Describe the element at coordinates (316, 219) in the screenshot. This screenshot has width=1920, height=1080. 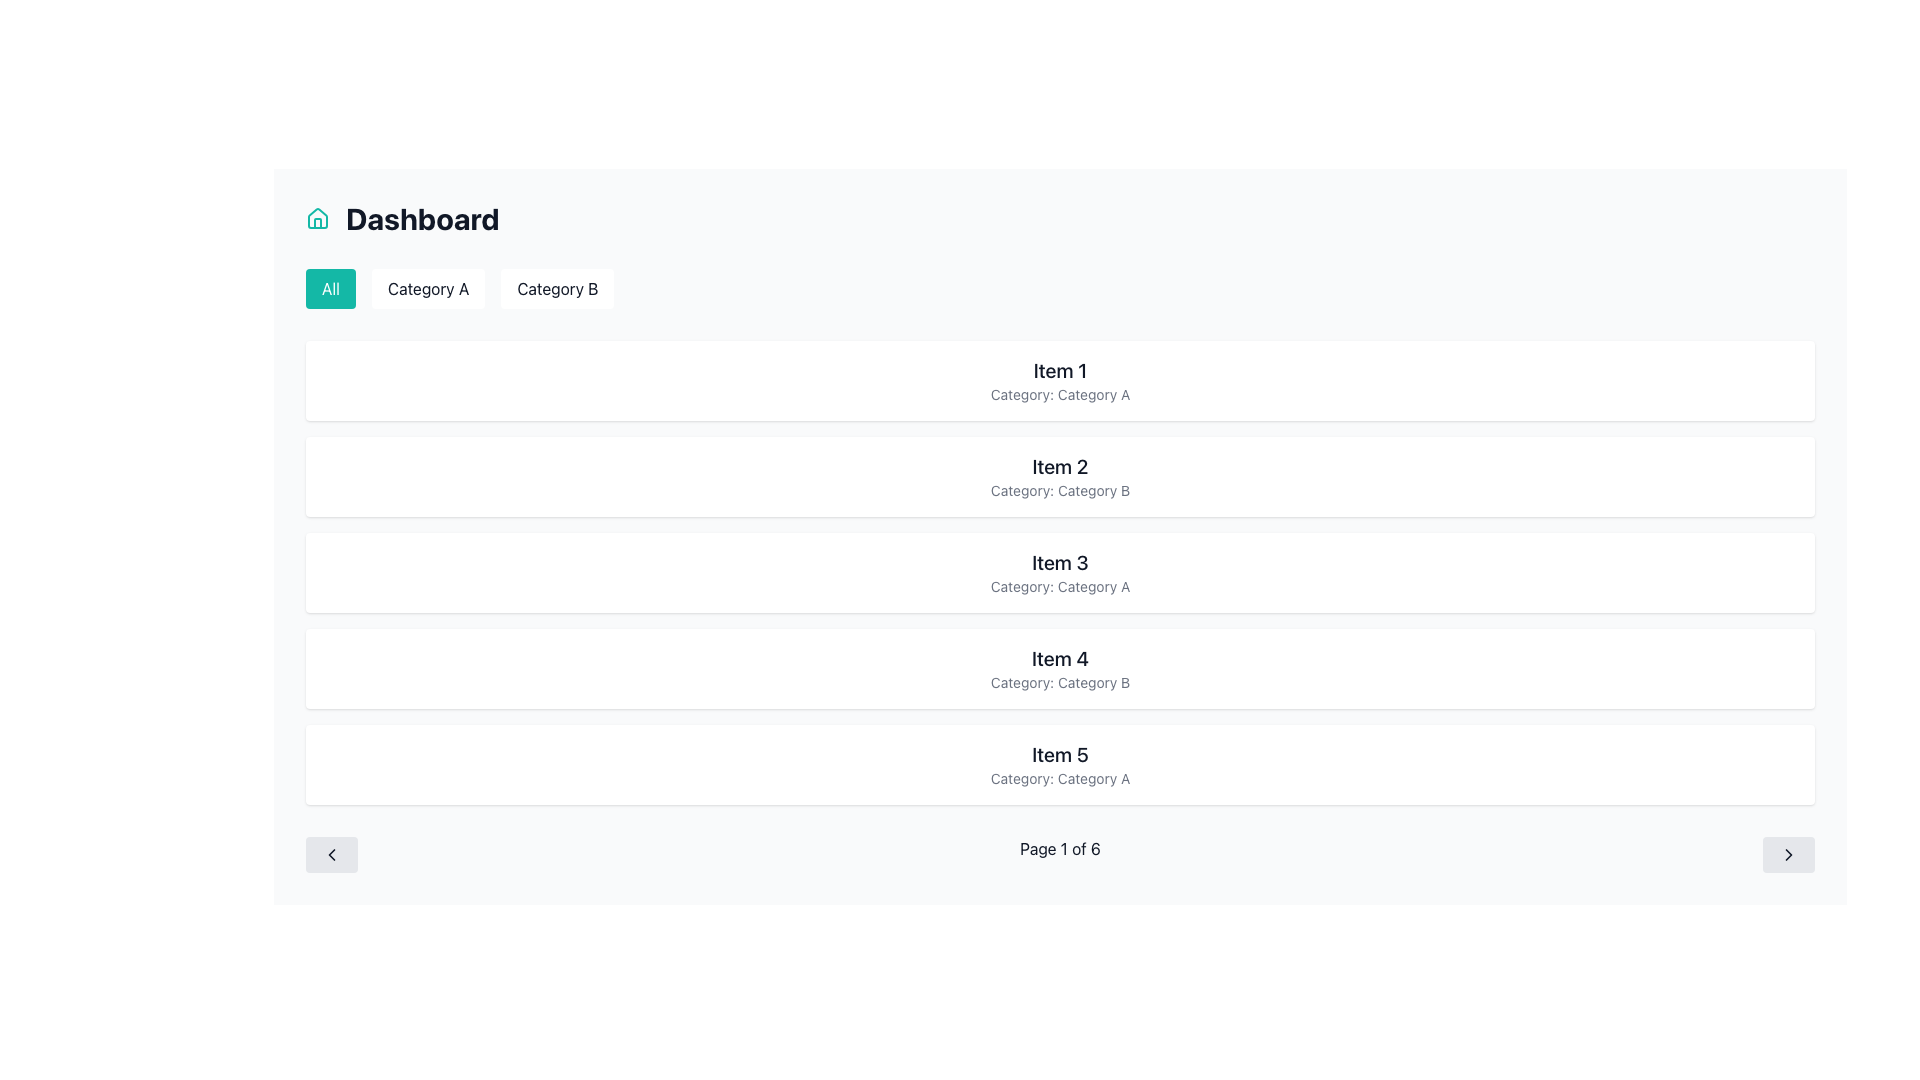
I see `the teal-colored house-shaped icon with rounded edges, located to the left of the bolded text 'Dashboard'` at that location.